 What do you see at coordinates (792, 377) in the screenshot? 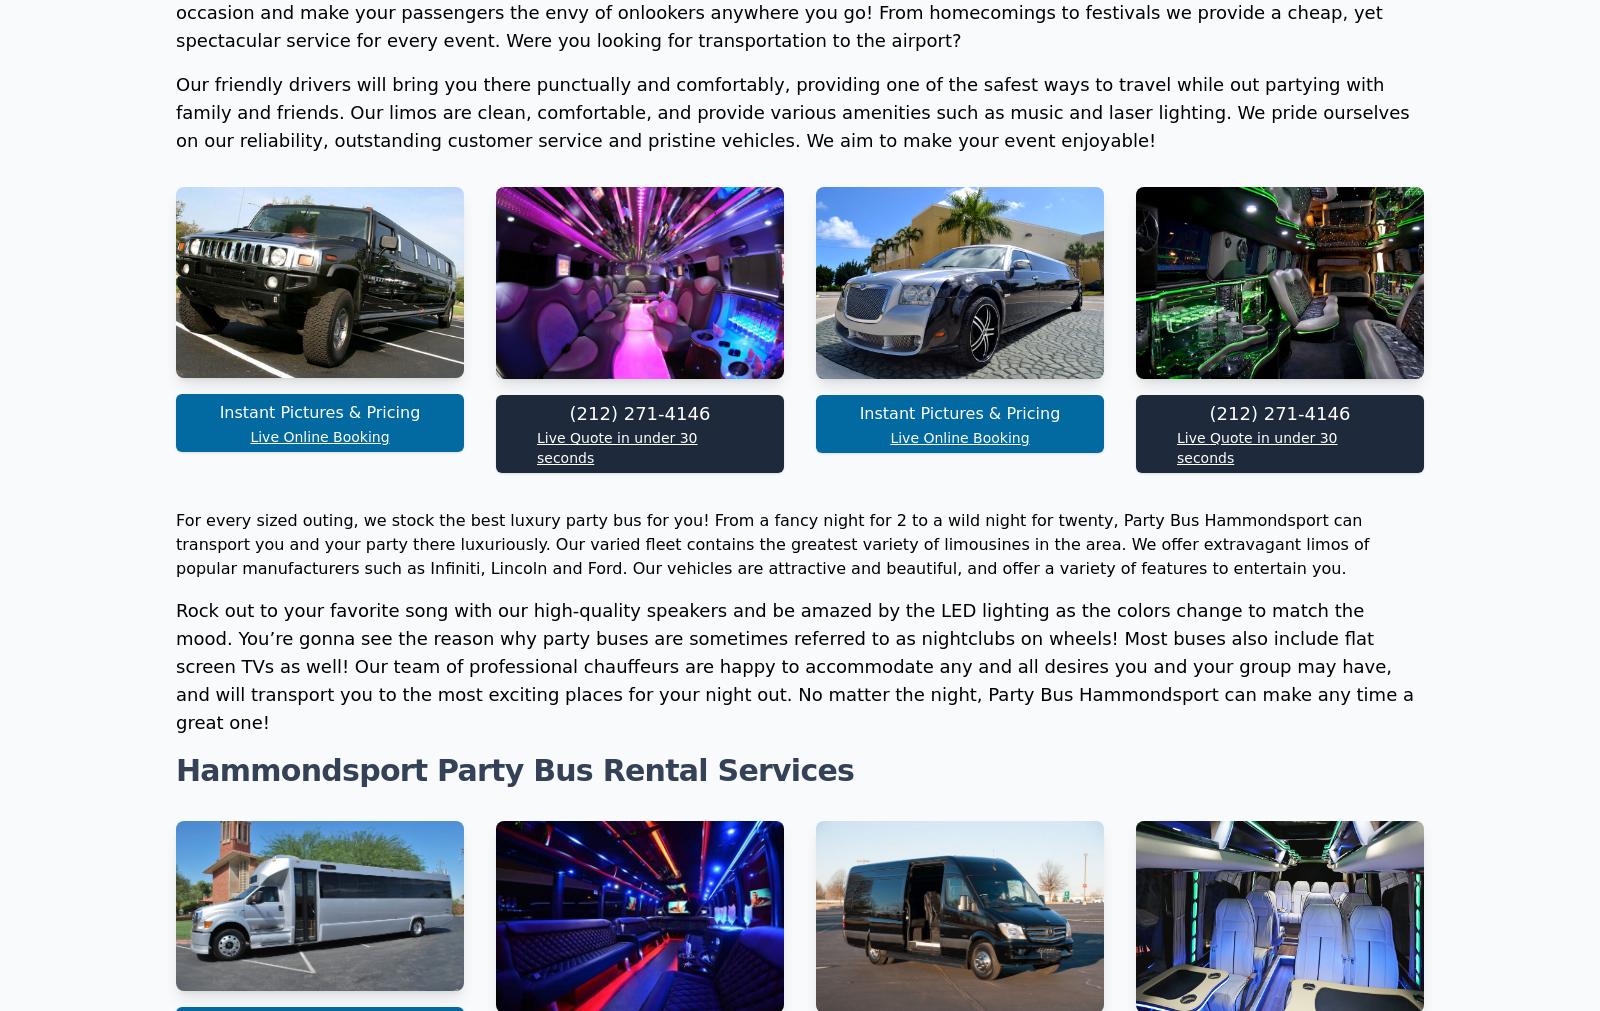
I see `'Our friendly drivers will bring you there punctually and comfortably, providing one of the safest ways to travel while out partying with family and friends. Our limos are clean, comfortable, and provide various amenities such as music and laser lighting. We pride ourselves on our reliability, outstanding customer service and pristine vehicles. We aim to make your event enjoyable!'` at bounding box center [792, 377].